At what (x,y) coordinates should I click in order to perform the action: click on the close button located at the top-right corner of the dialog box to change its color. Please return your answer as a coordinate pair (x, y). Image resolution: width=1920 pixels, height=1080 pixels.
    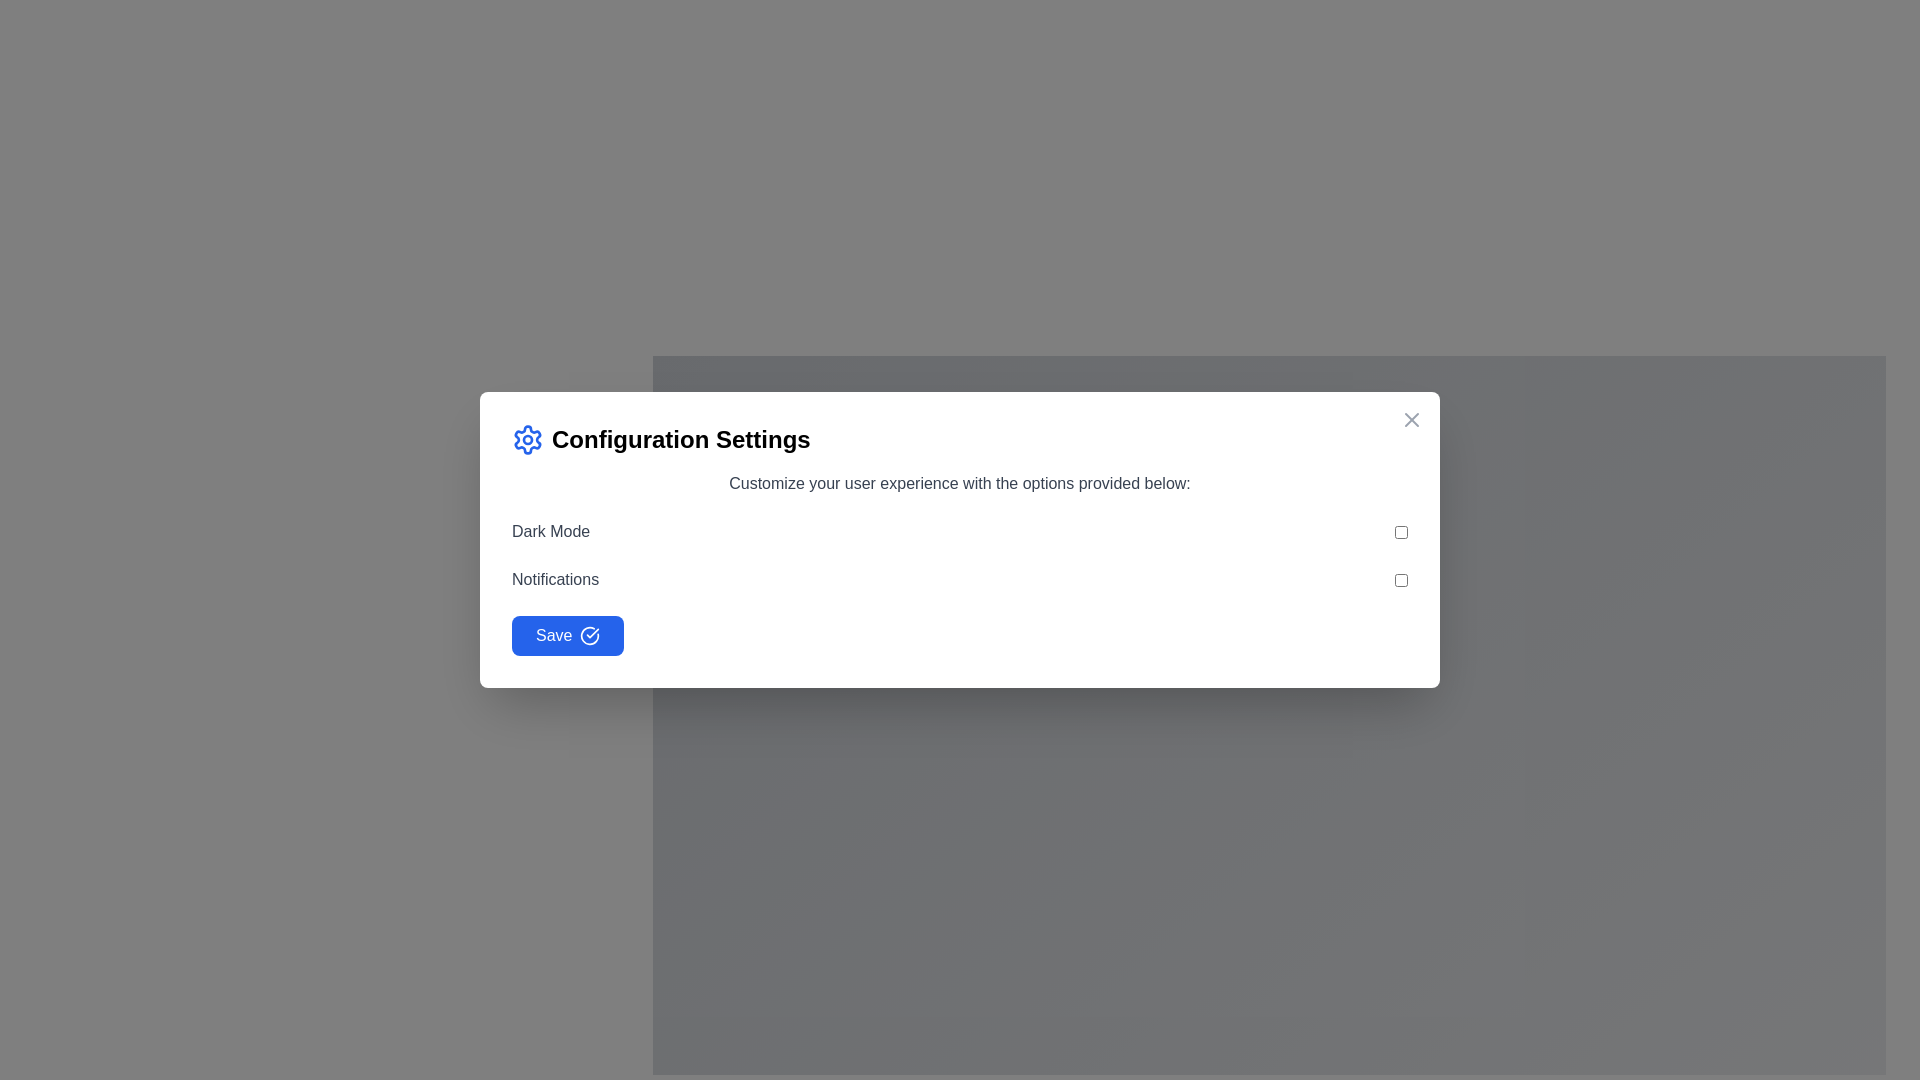
    Looking at the image, I should click on (1410, 419).